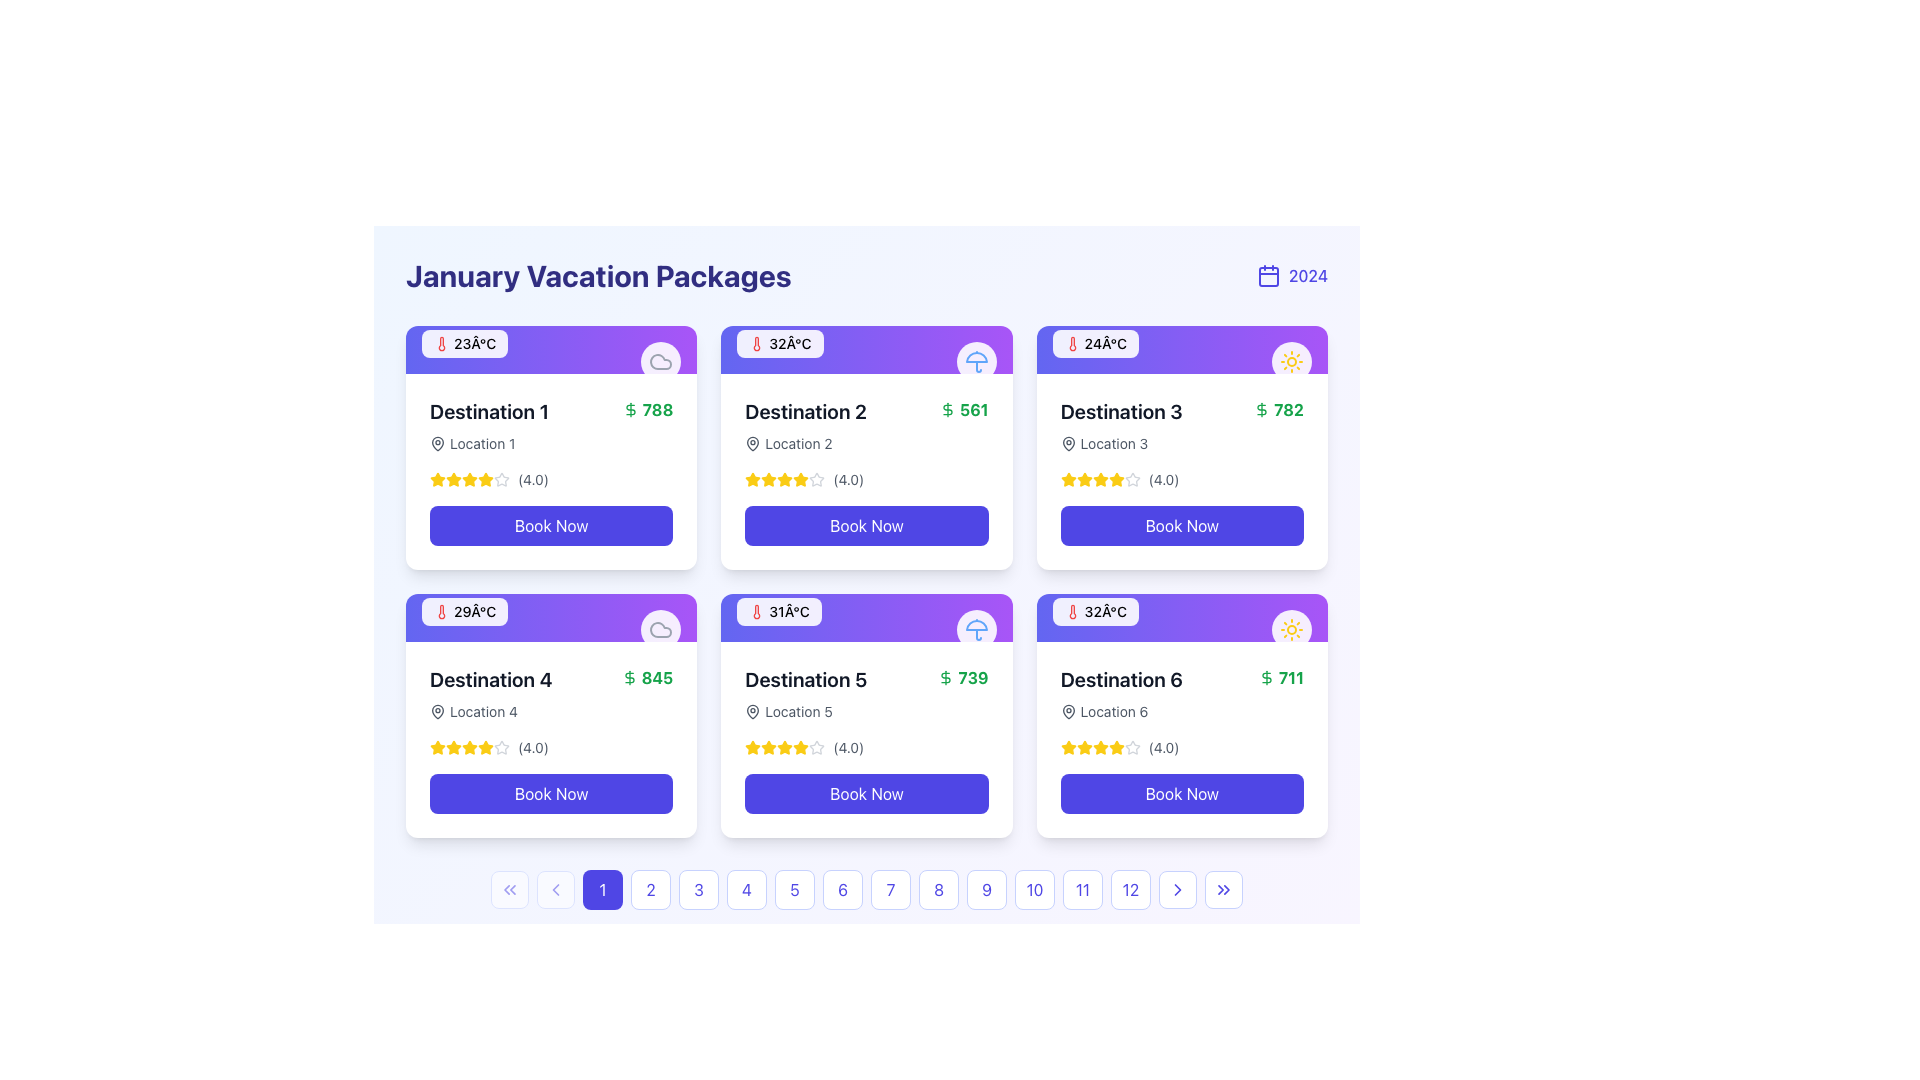 The image size is (1920, 1080). I want to click on rating value displayed in the Rating display component located in the first card of the grid layout under 'January Vacation Packages', positioned below the location and price information, and above the 'Book Now' button, so click(551, 479).